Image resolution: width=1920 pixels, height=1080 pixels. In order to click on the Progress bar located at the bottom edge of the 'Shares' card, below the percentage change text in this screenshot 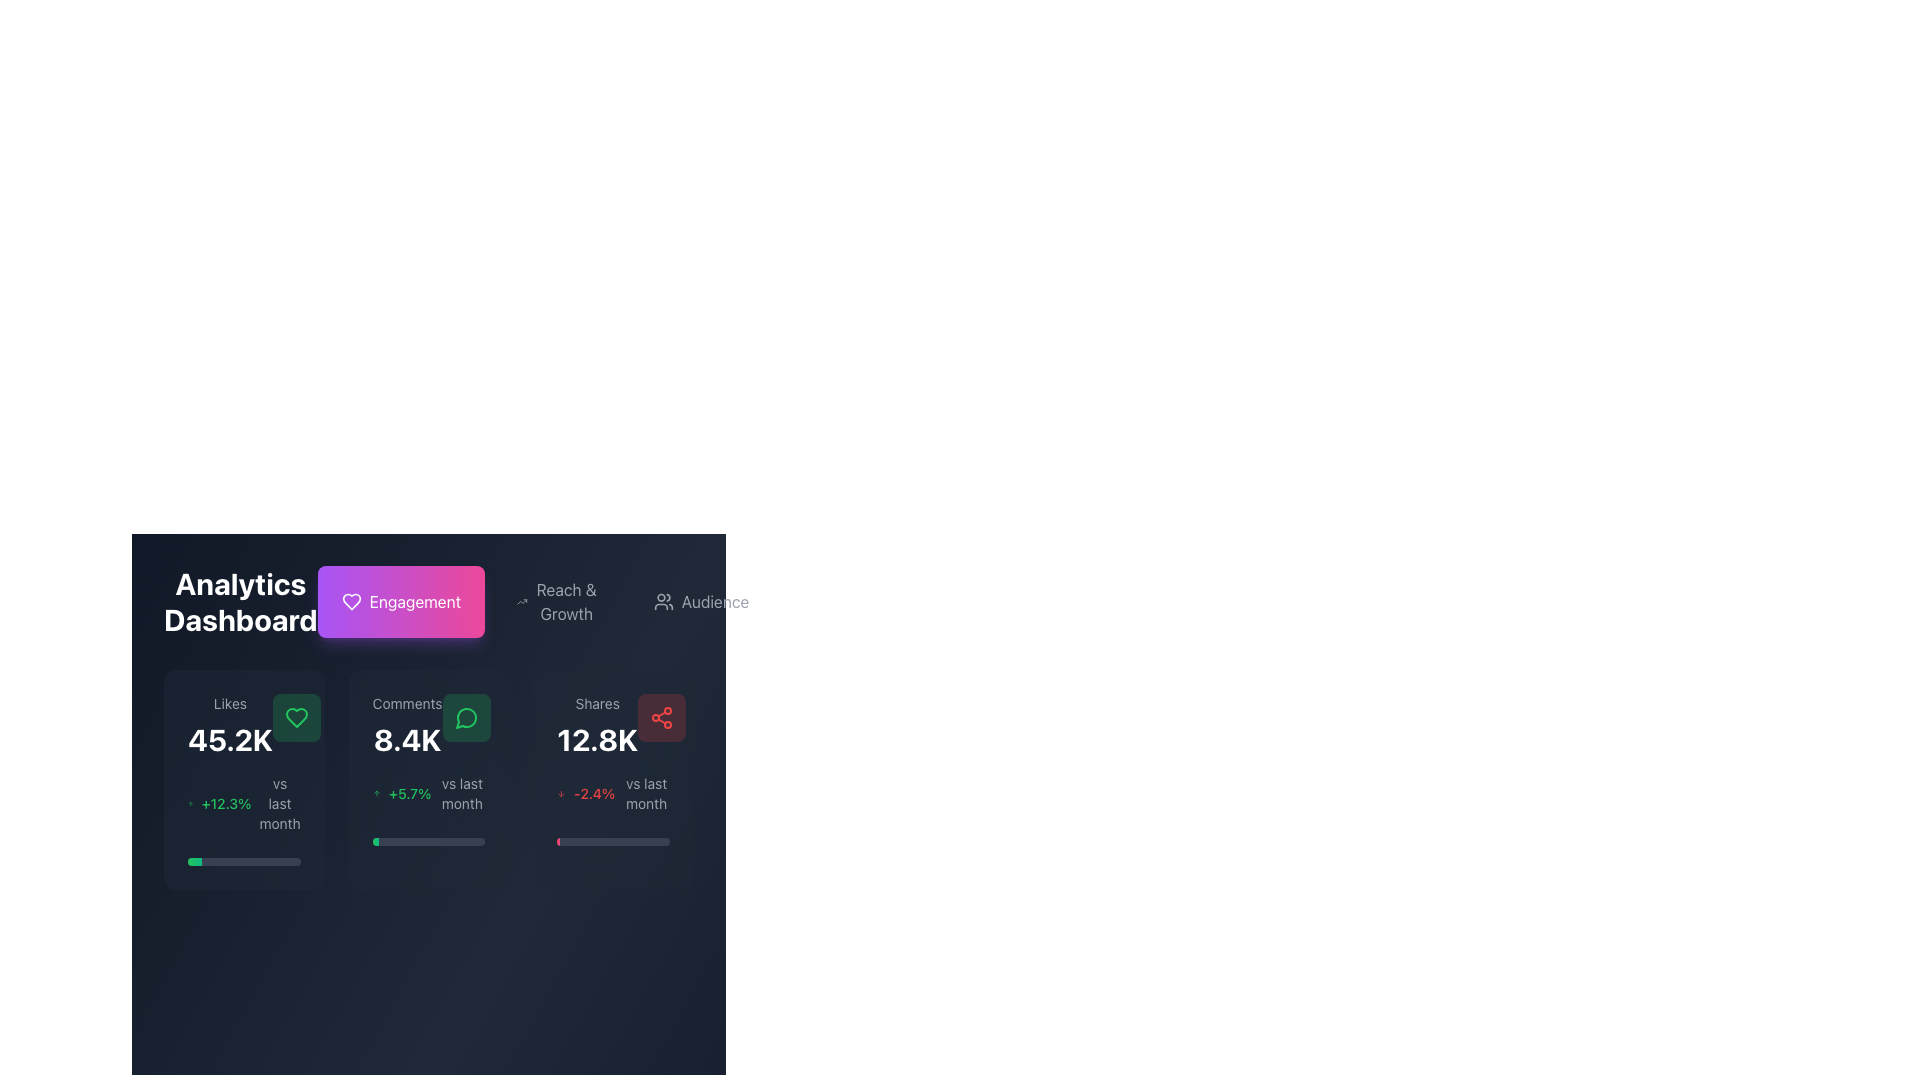, I will do `click(612, 841)`.